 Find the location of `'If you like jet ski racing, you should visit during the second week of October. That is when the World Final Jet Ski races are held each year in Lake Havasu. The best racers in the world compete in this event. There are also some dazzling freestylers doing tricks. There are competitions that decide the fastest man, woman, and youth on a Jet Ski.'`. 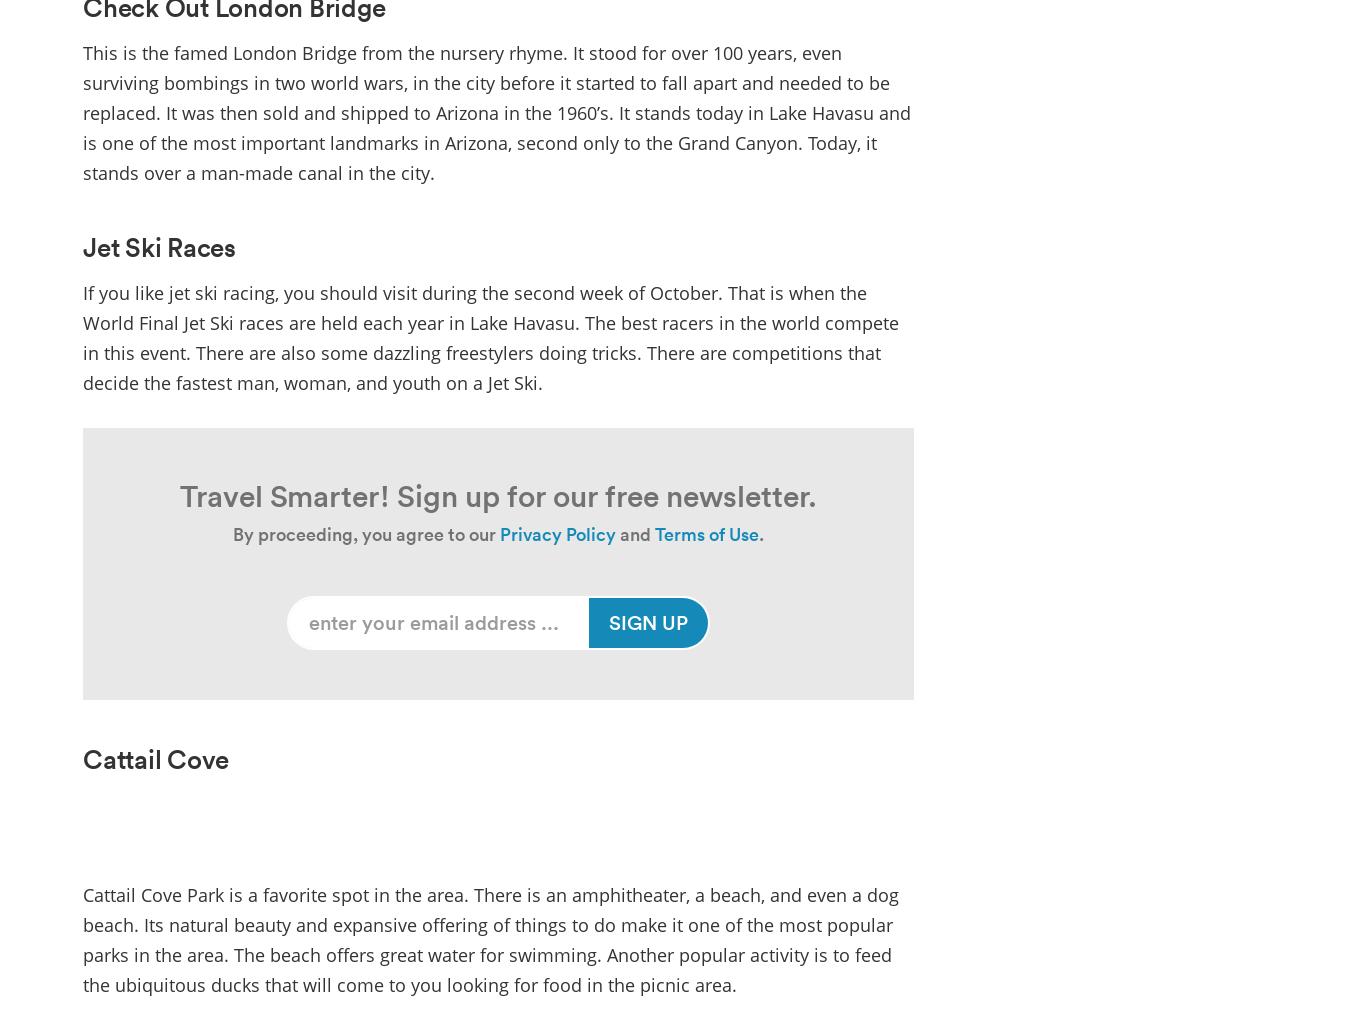

'If you like jet ski racing, you should visit during the second week of October. That is when the World Final Jet Ski races are held each year in Lake Havasu. The best racers in the world compete in this event. There are also some dazzling freestylers doing tricks. There are competitions that decide the fastest man, woman, and youth on a Jet Ski.' is located at coordinates (490, 335).